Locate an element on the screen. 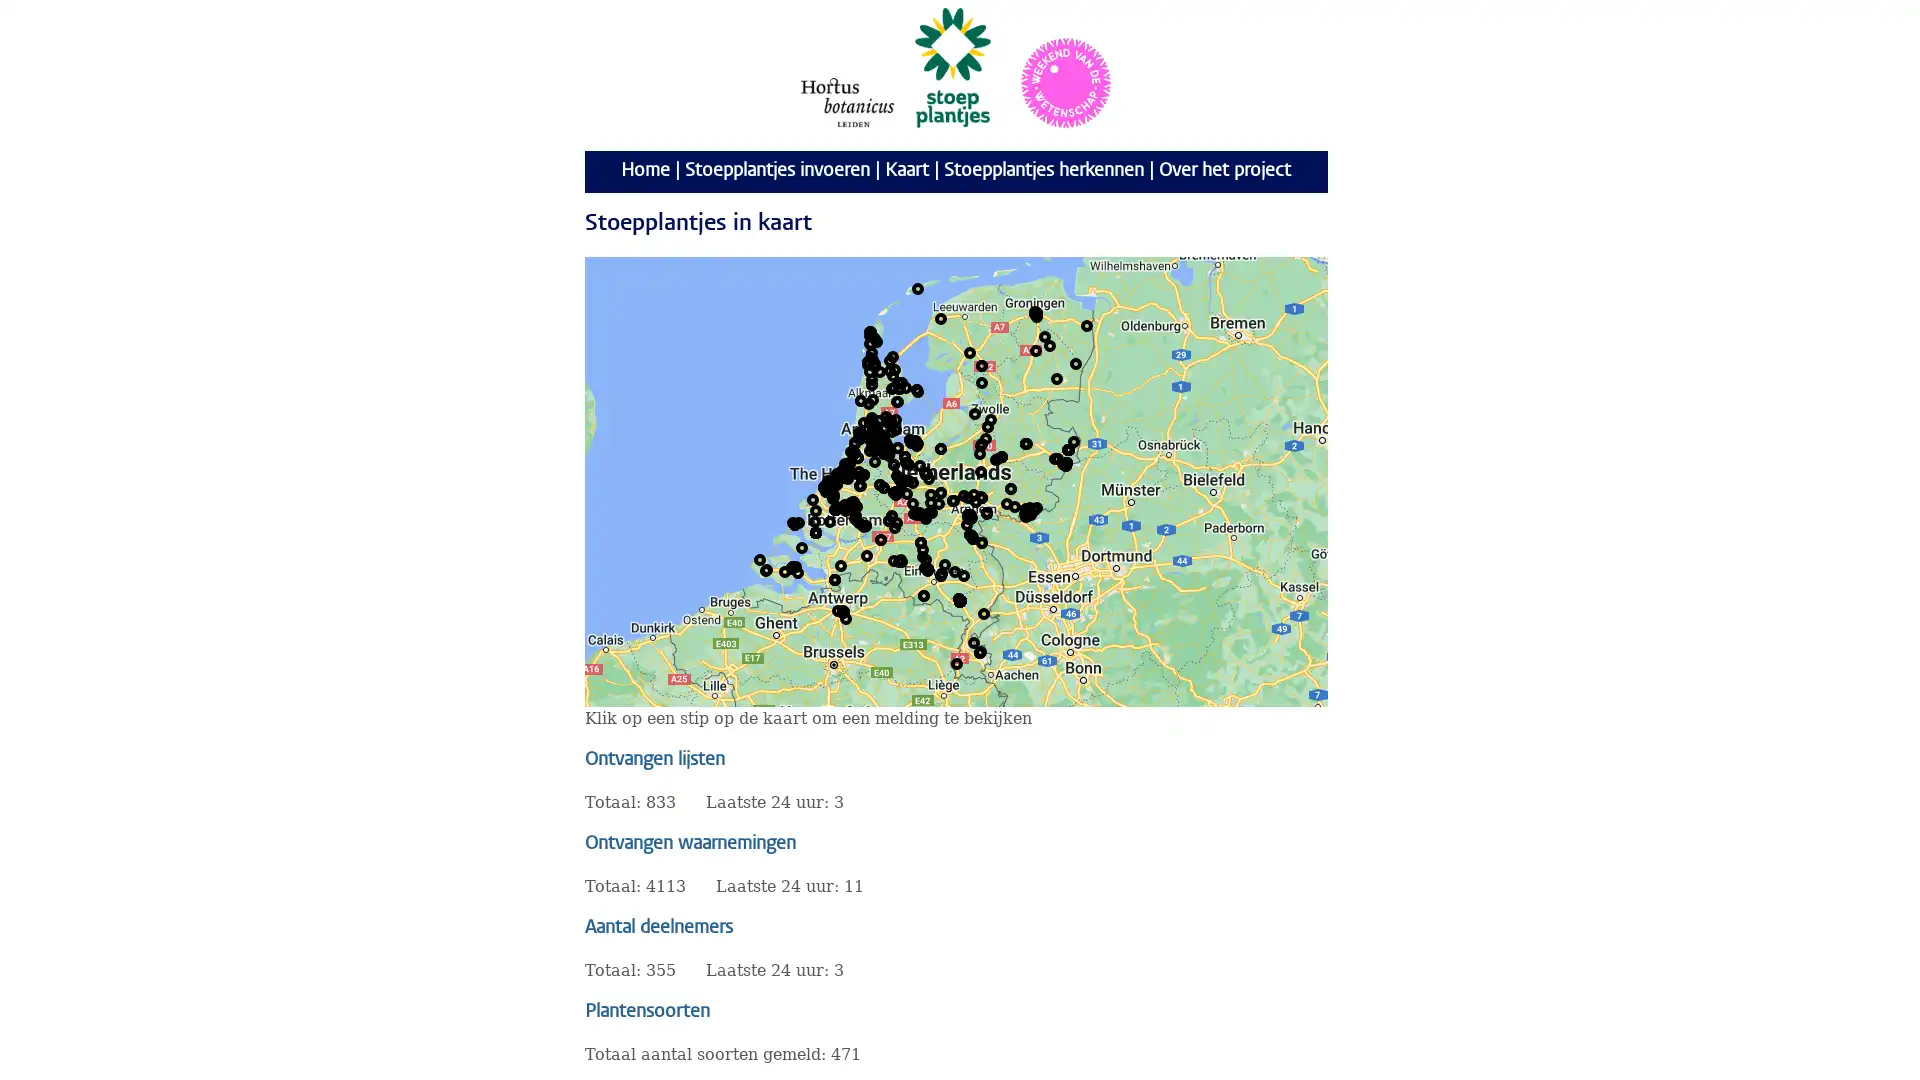 Image resolution: width=1920 pixels, height=1080 pixels. Telling van Gaby op 05 februari 2022 is located at coordinates (968, 496).